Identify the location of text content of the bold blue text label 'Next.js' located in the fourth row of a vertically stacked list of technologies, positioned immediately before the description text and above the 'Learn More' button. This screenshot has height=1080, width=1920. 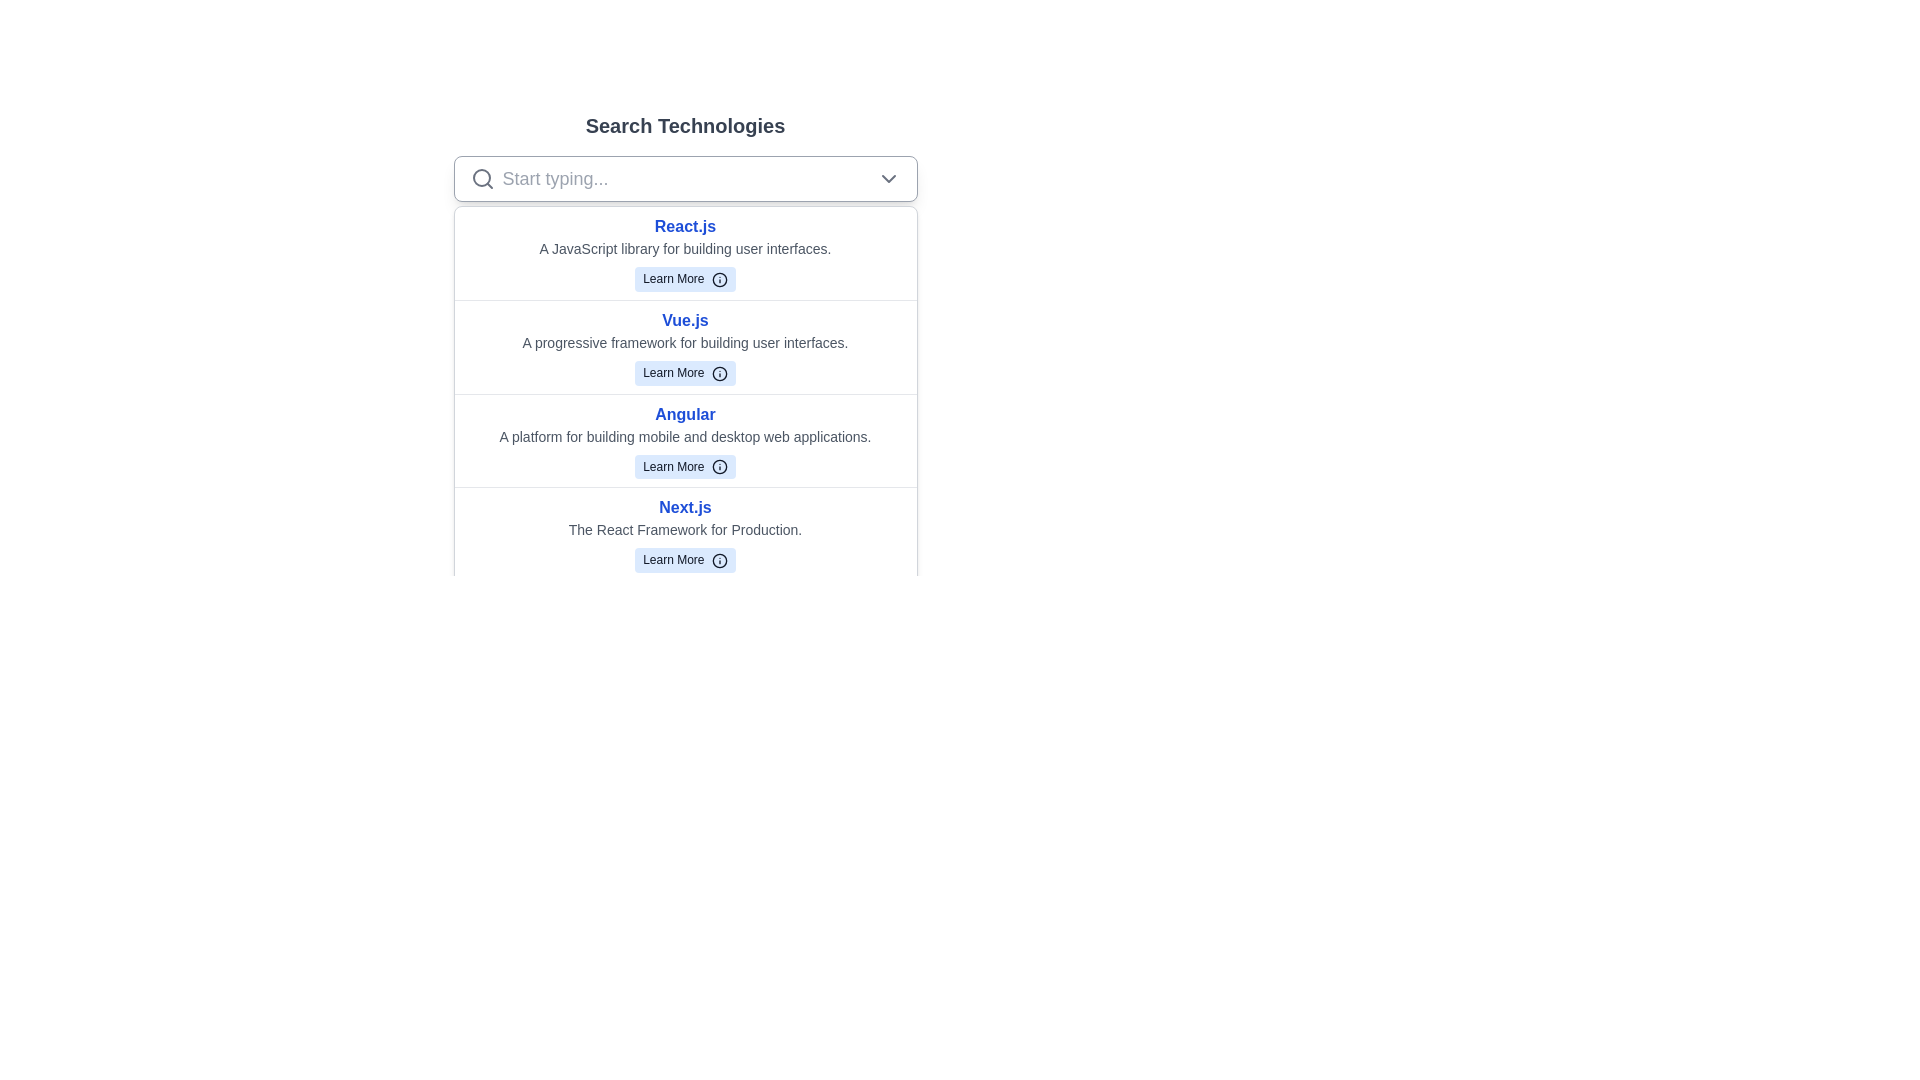
(685, 507).